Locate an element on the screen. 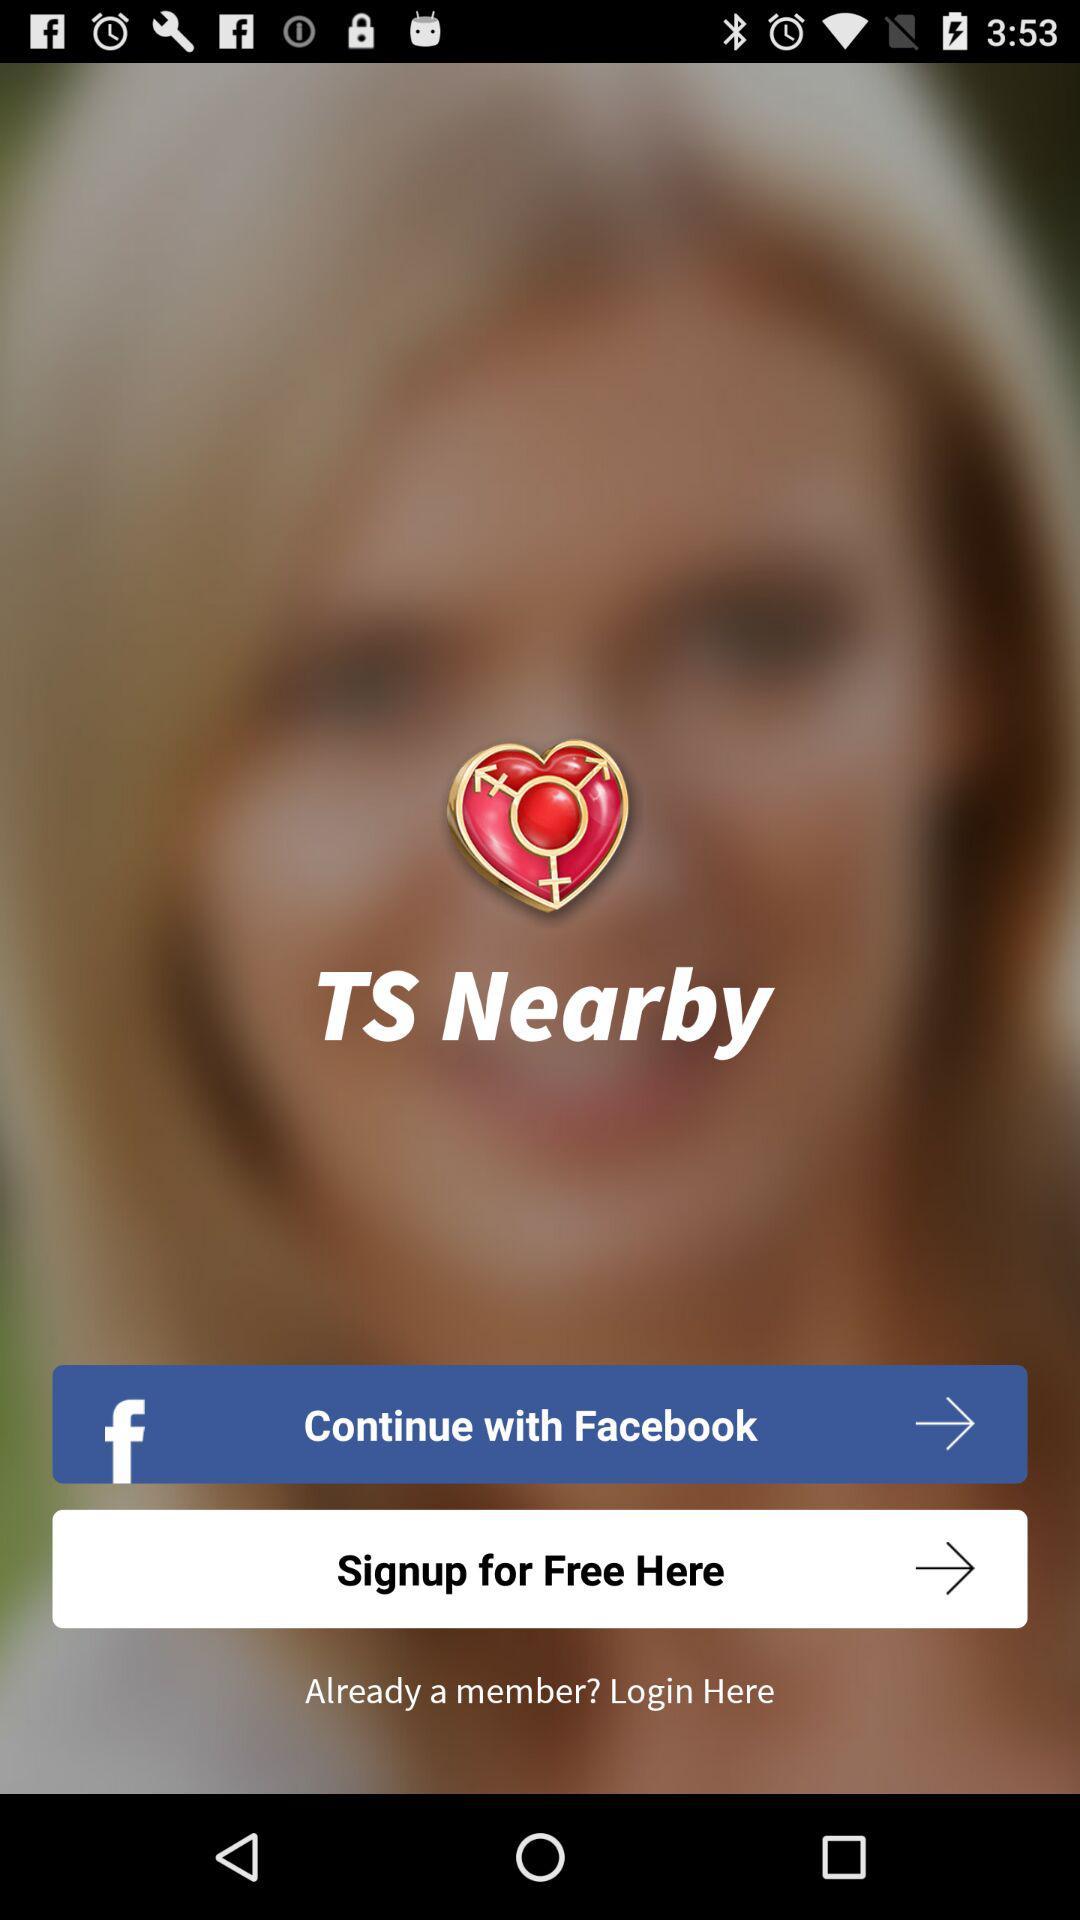  continue with facebook button is located at coordinates (540, 1423).